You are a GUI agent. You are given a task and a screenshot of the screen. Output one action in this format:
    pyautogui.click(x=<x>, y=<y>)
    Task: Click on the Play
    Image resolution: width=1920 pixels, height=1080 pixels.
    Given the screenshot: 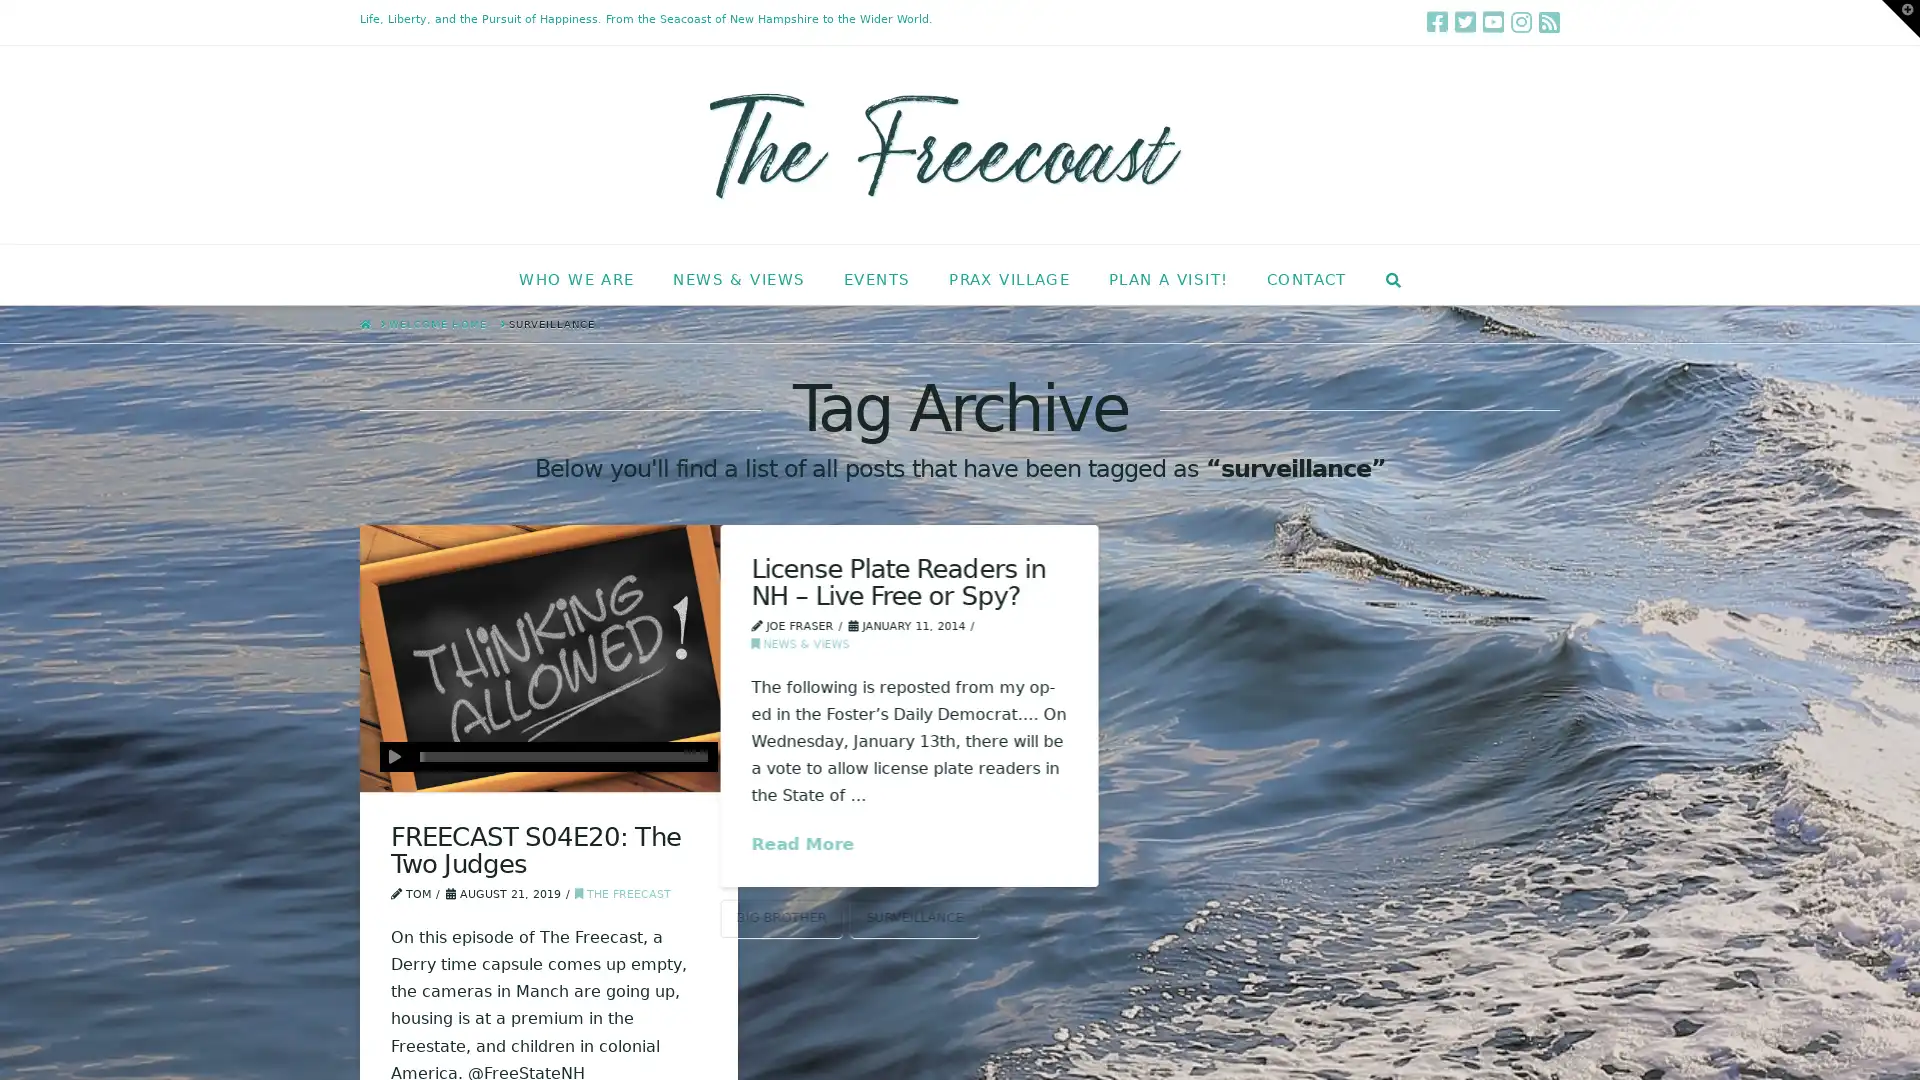 What is the action you would take?
    pyautogui.click(x=394, y=756)
    